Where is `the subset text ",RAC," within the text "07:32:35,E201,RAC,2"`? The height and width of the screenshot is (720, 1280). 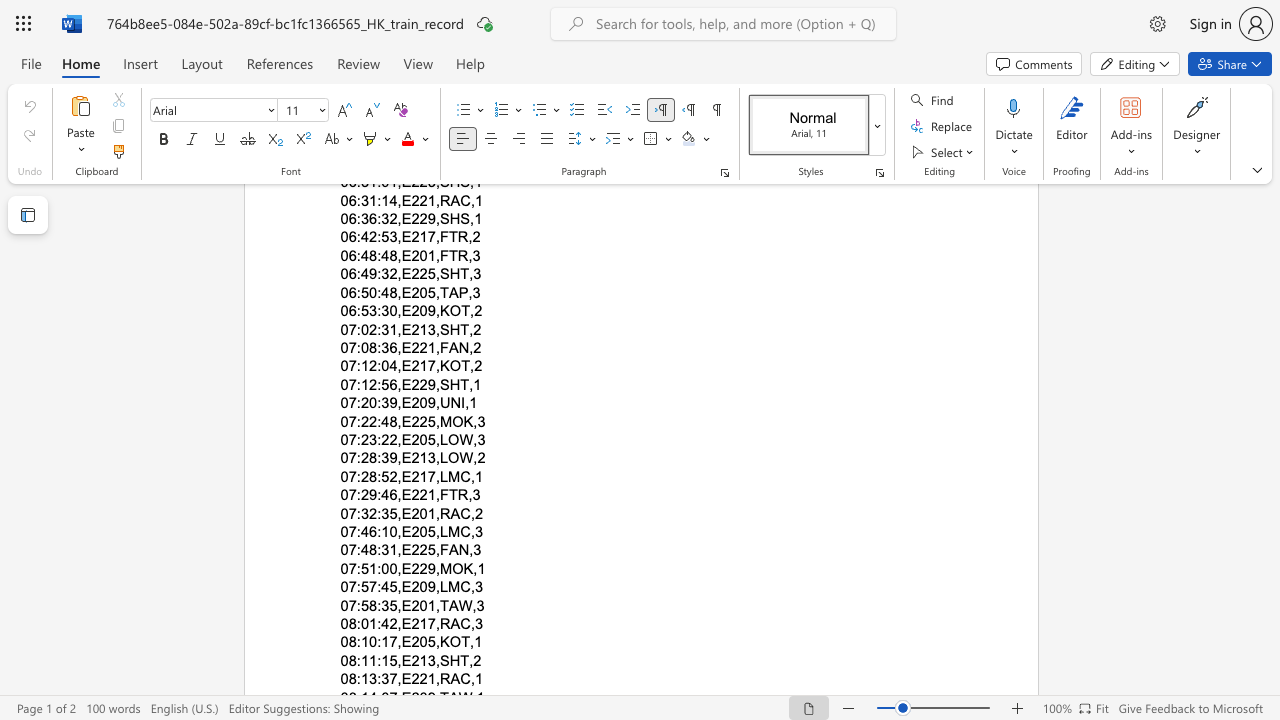 the subset text ",RAC," within the text "07:32:35,E201,RAC,2" is located at coordinates (434, 512).